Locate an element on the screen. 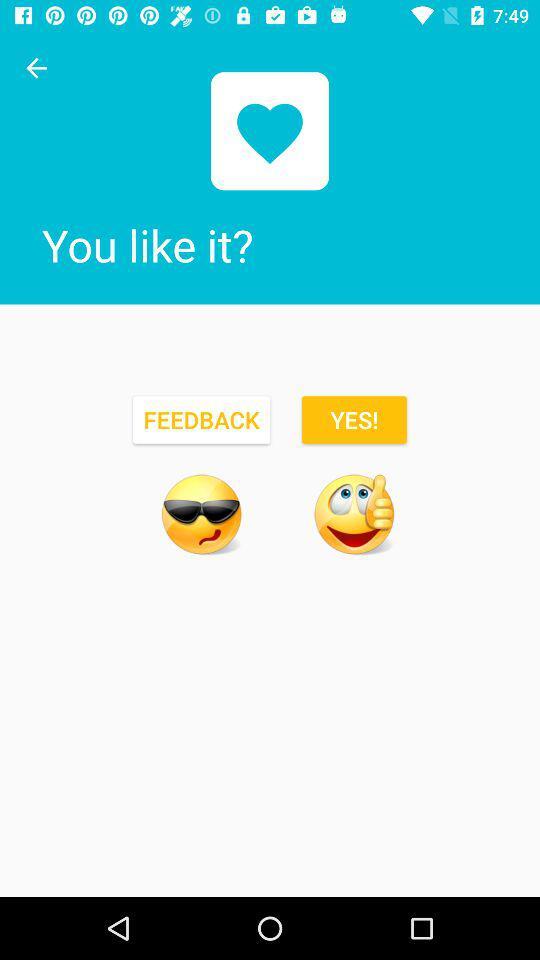 This screenshot has width=540, height=960. emoji is located at coordinates (201, 513).